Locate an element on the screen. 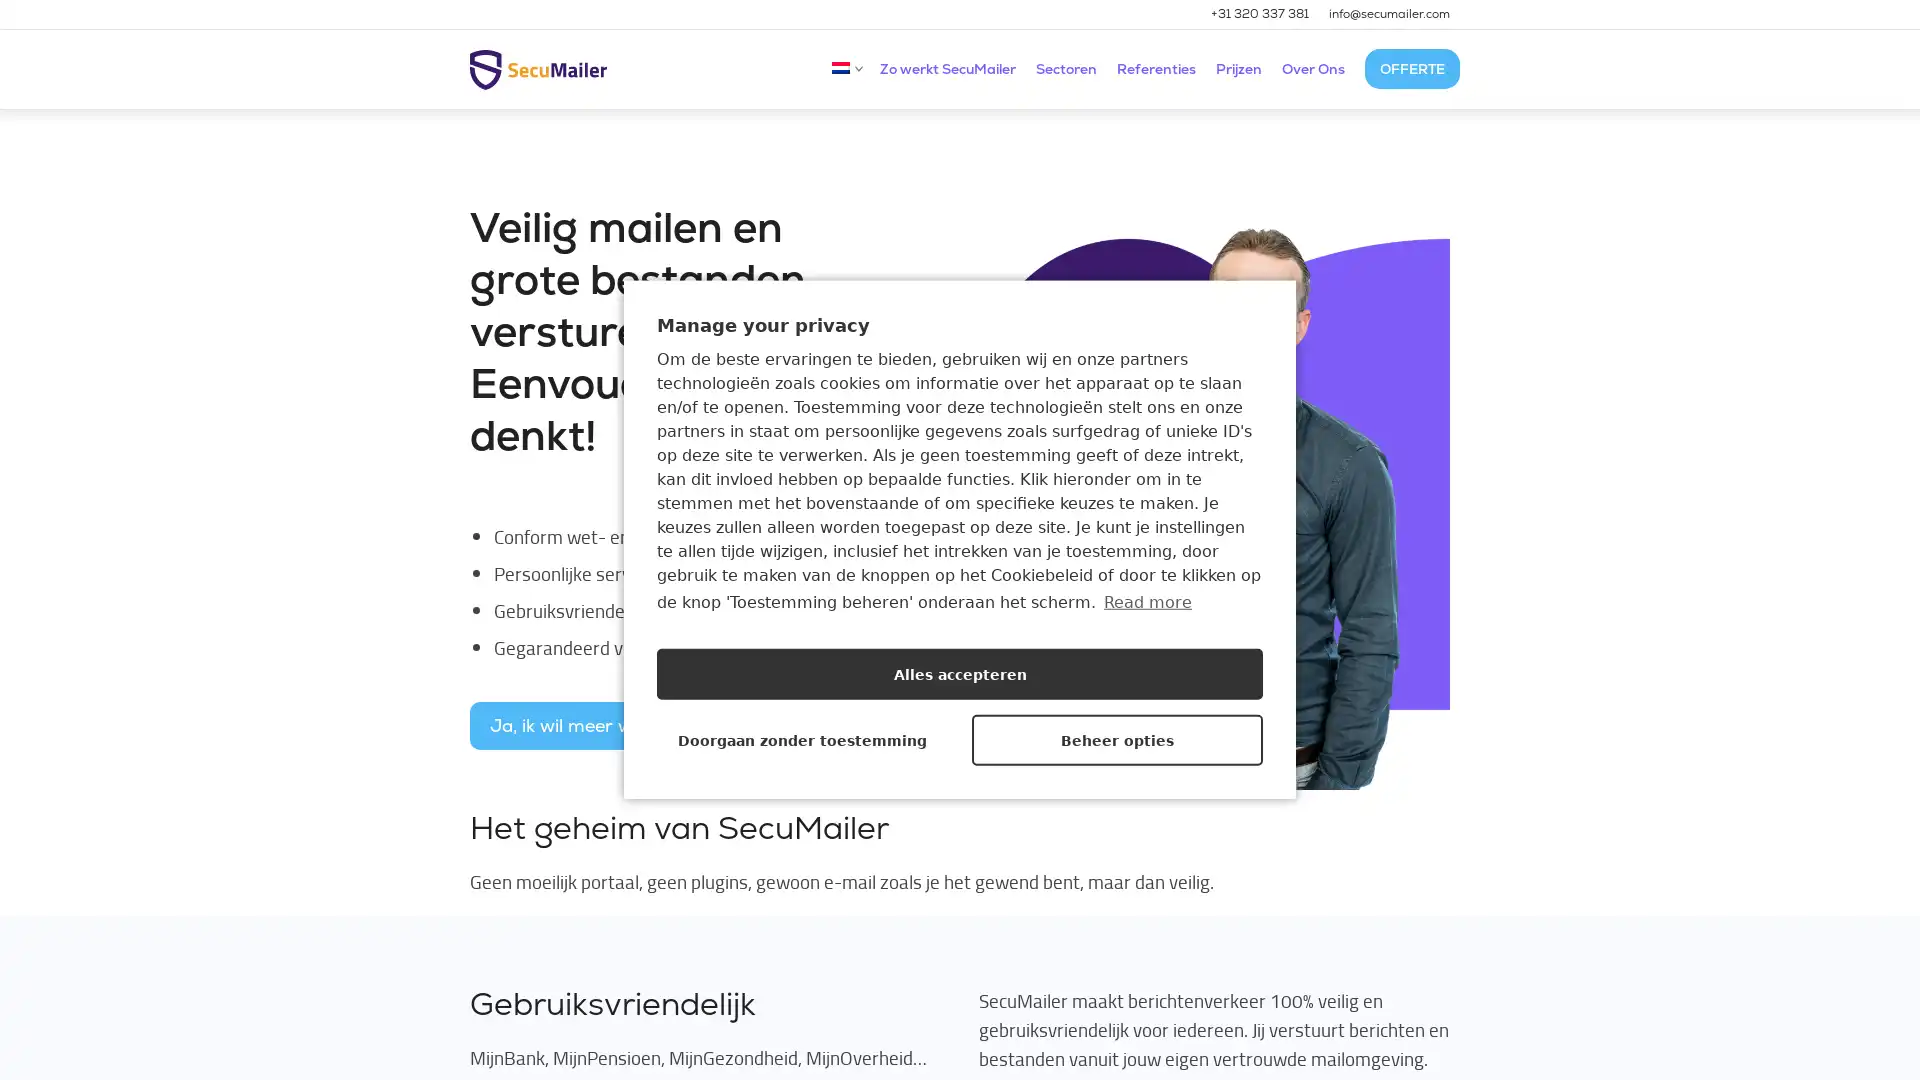 The height and width of the screenshot is (1080, 1920). Alles accepteren is located at coordinates (960, 674).